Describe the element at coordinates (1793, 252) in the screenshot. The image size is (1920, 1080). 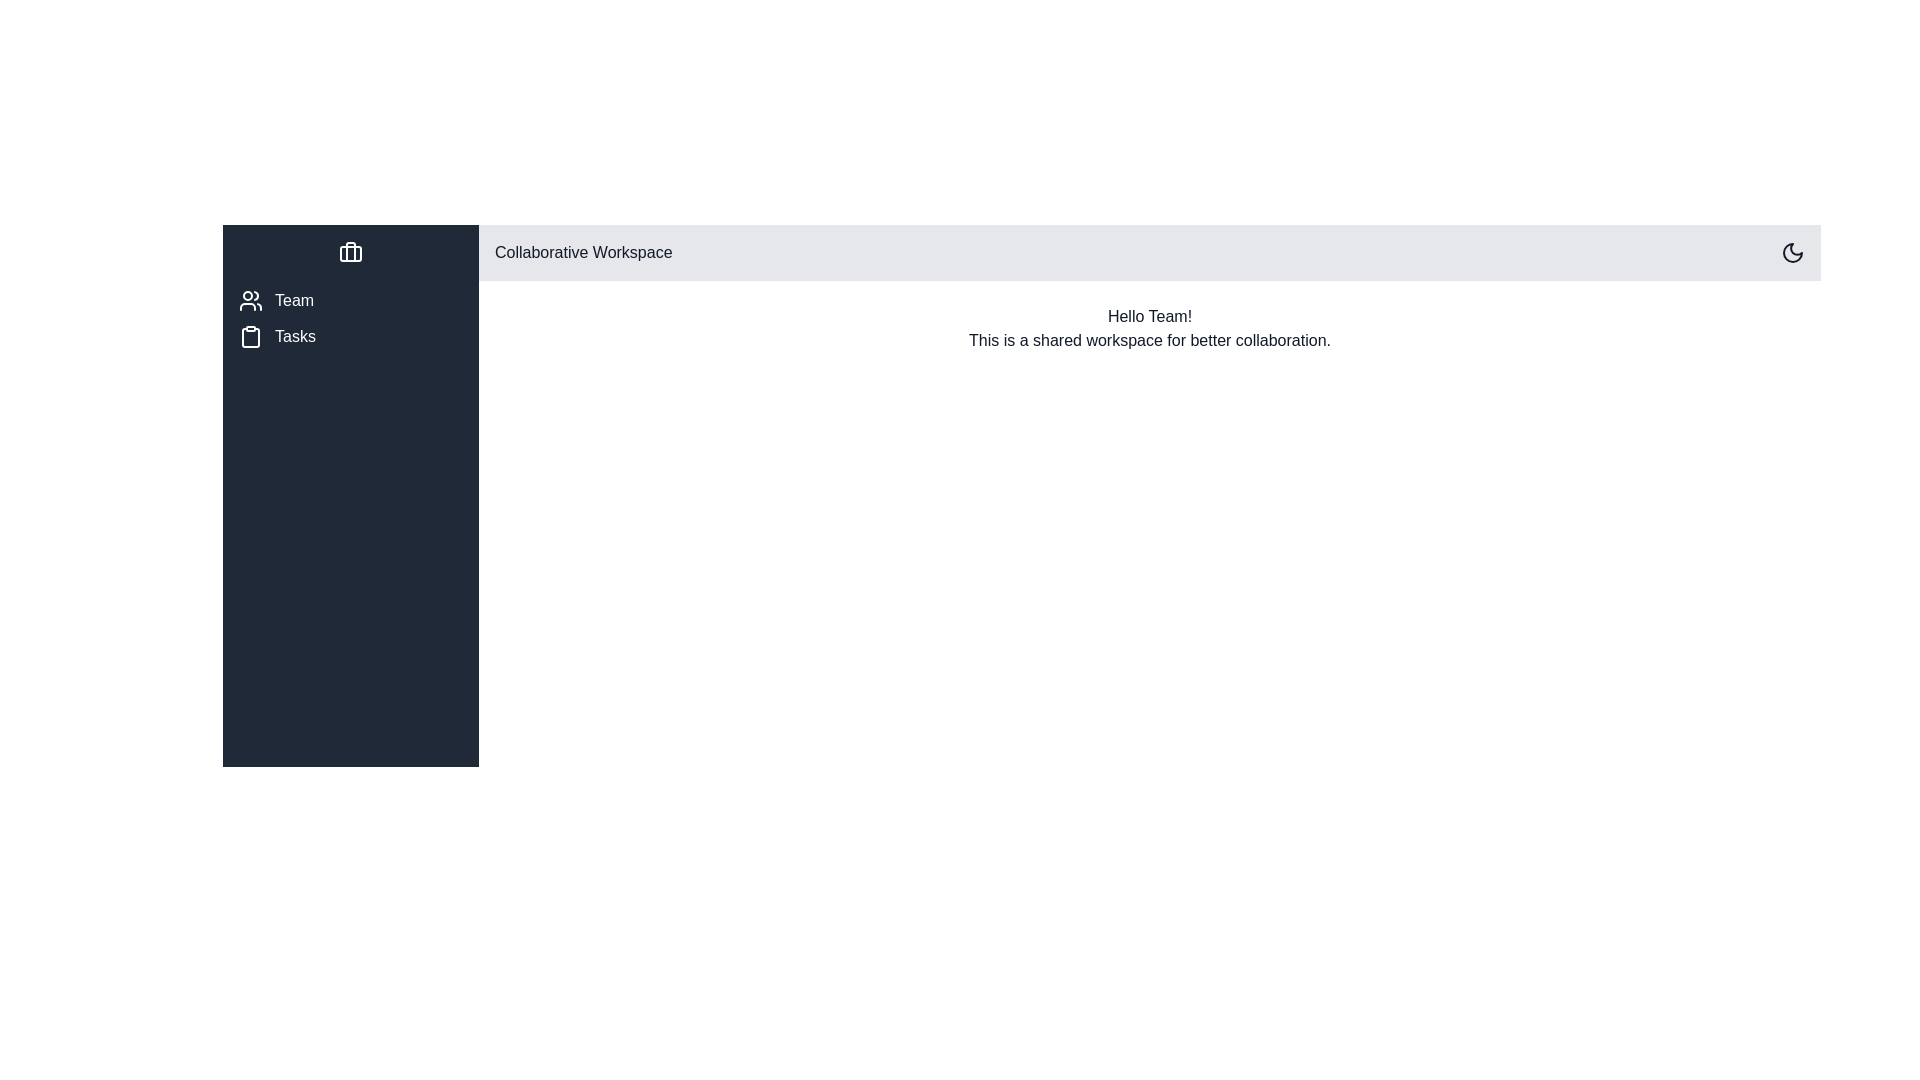
I see `the crescent moon icon located in the top-right corner of the application interface` at that location.